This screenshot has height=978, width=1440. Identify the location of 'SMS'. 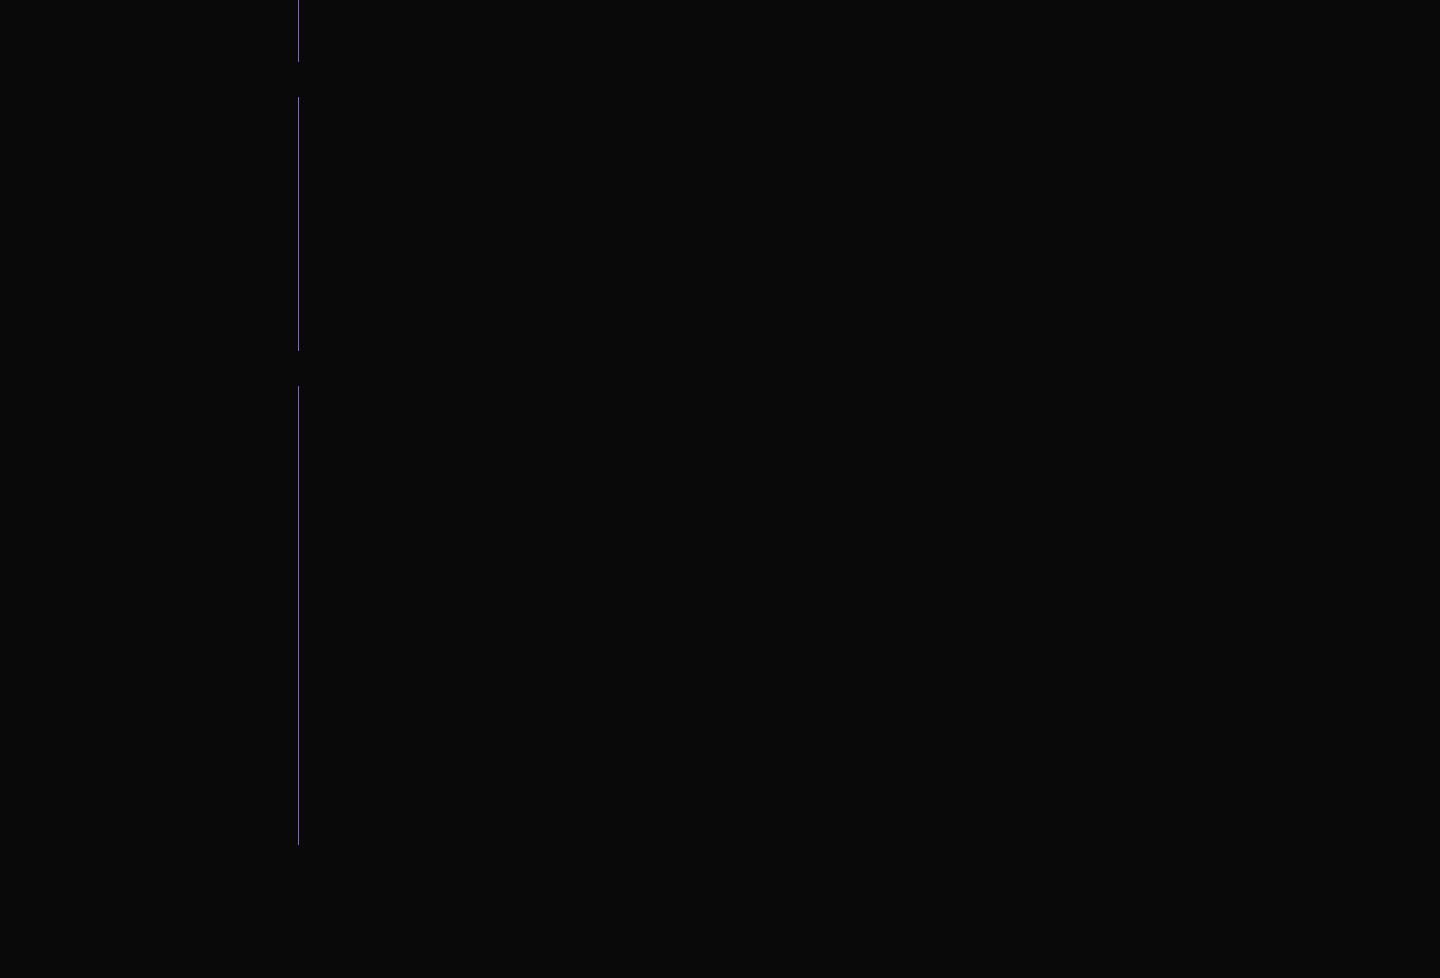
(953, 652).